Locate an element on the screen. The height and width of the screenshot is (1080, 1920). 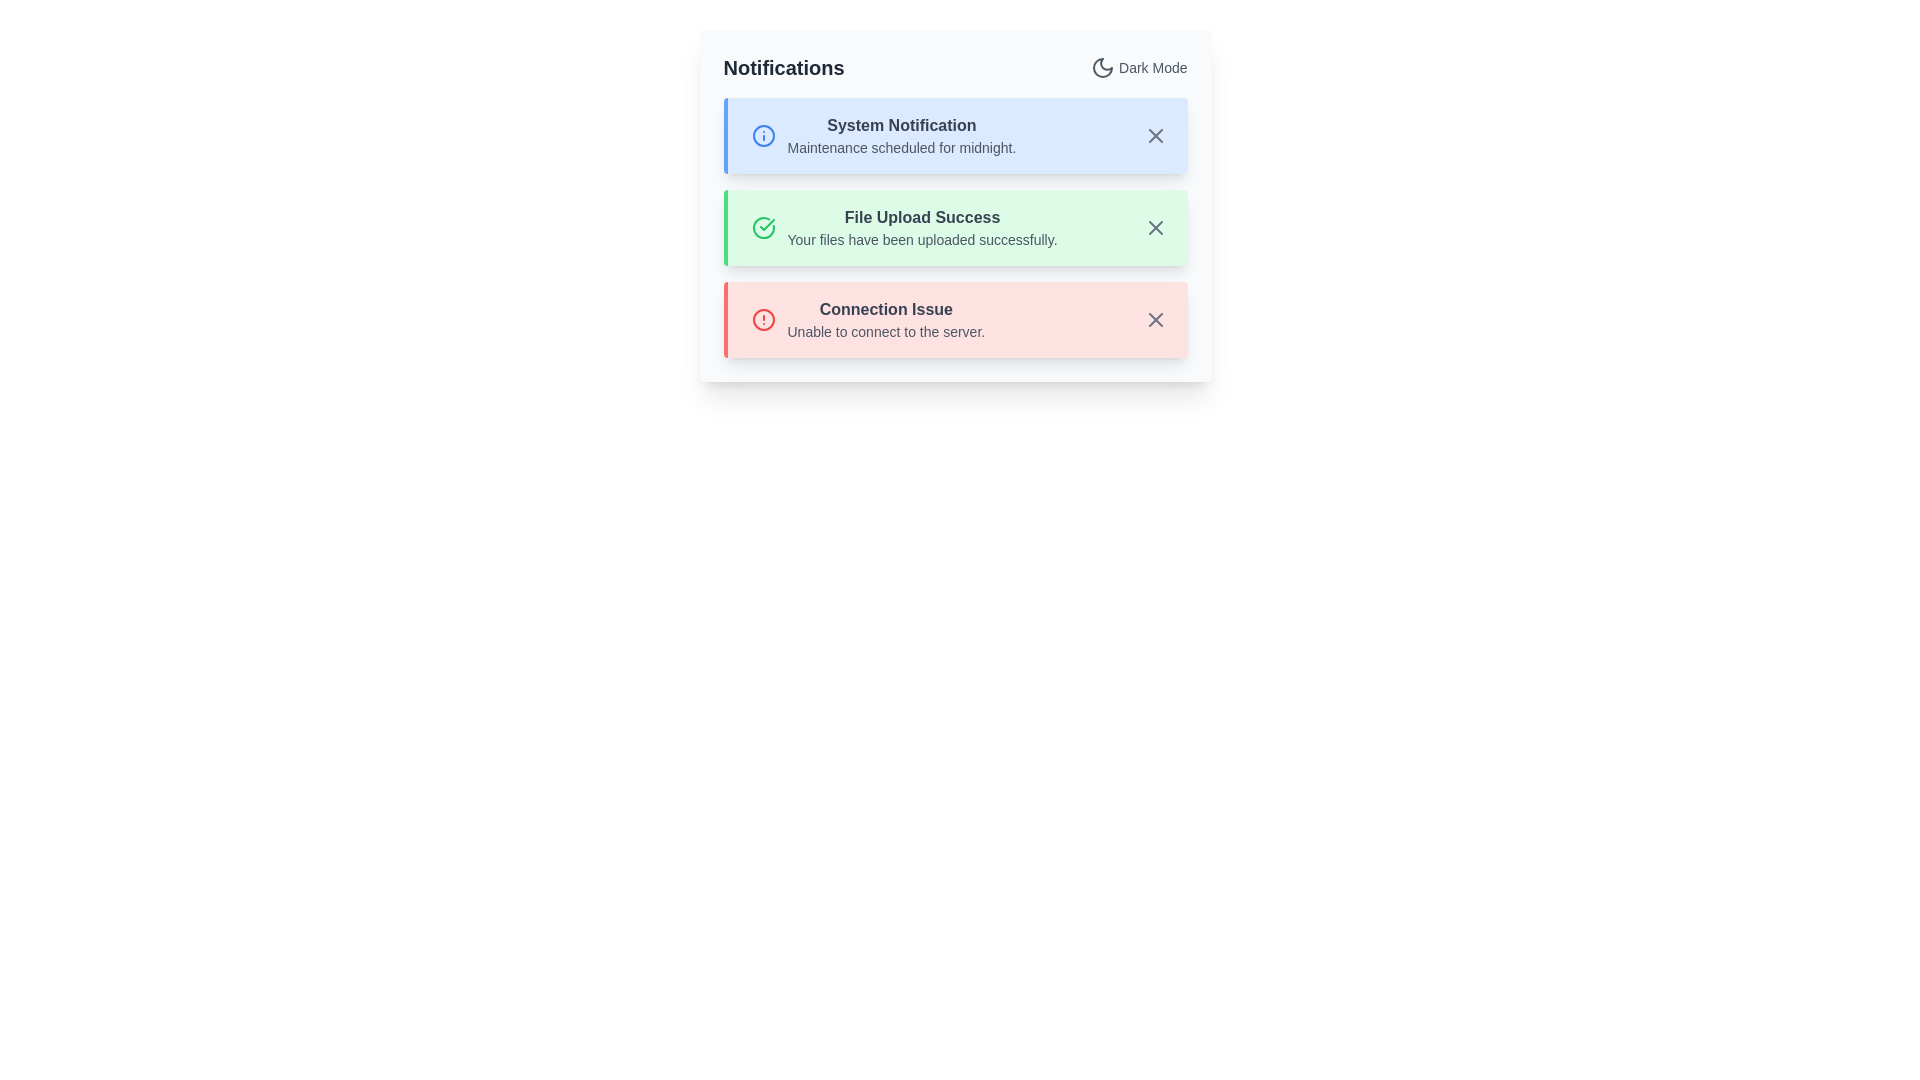
the informational icon located in the top section of the notification box, to the left of the 'System Notification' text is located at coordinates (762, 135).